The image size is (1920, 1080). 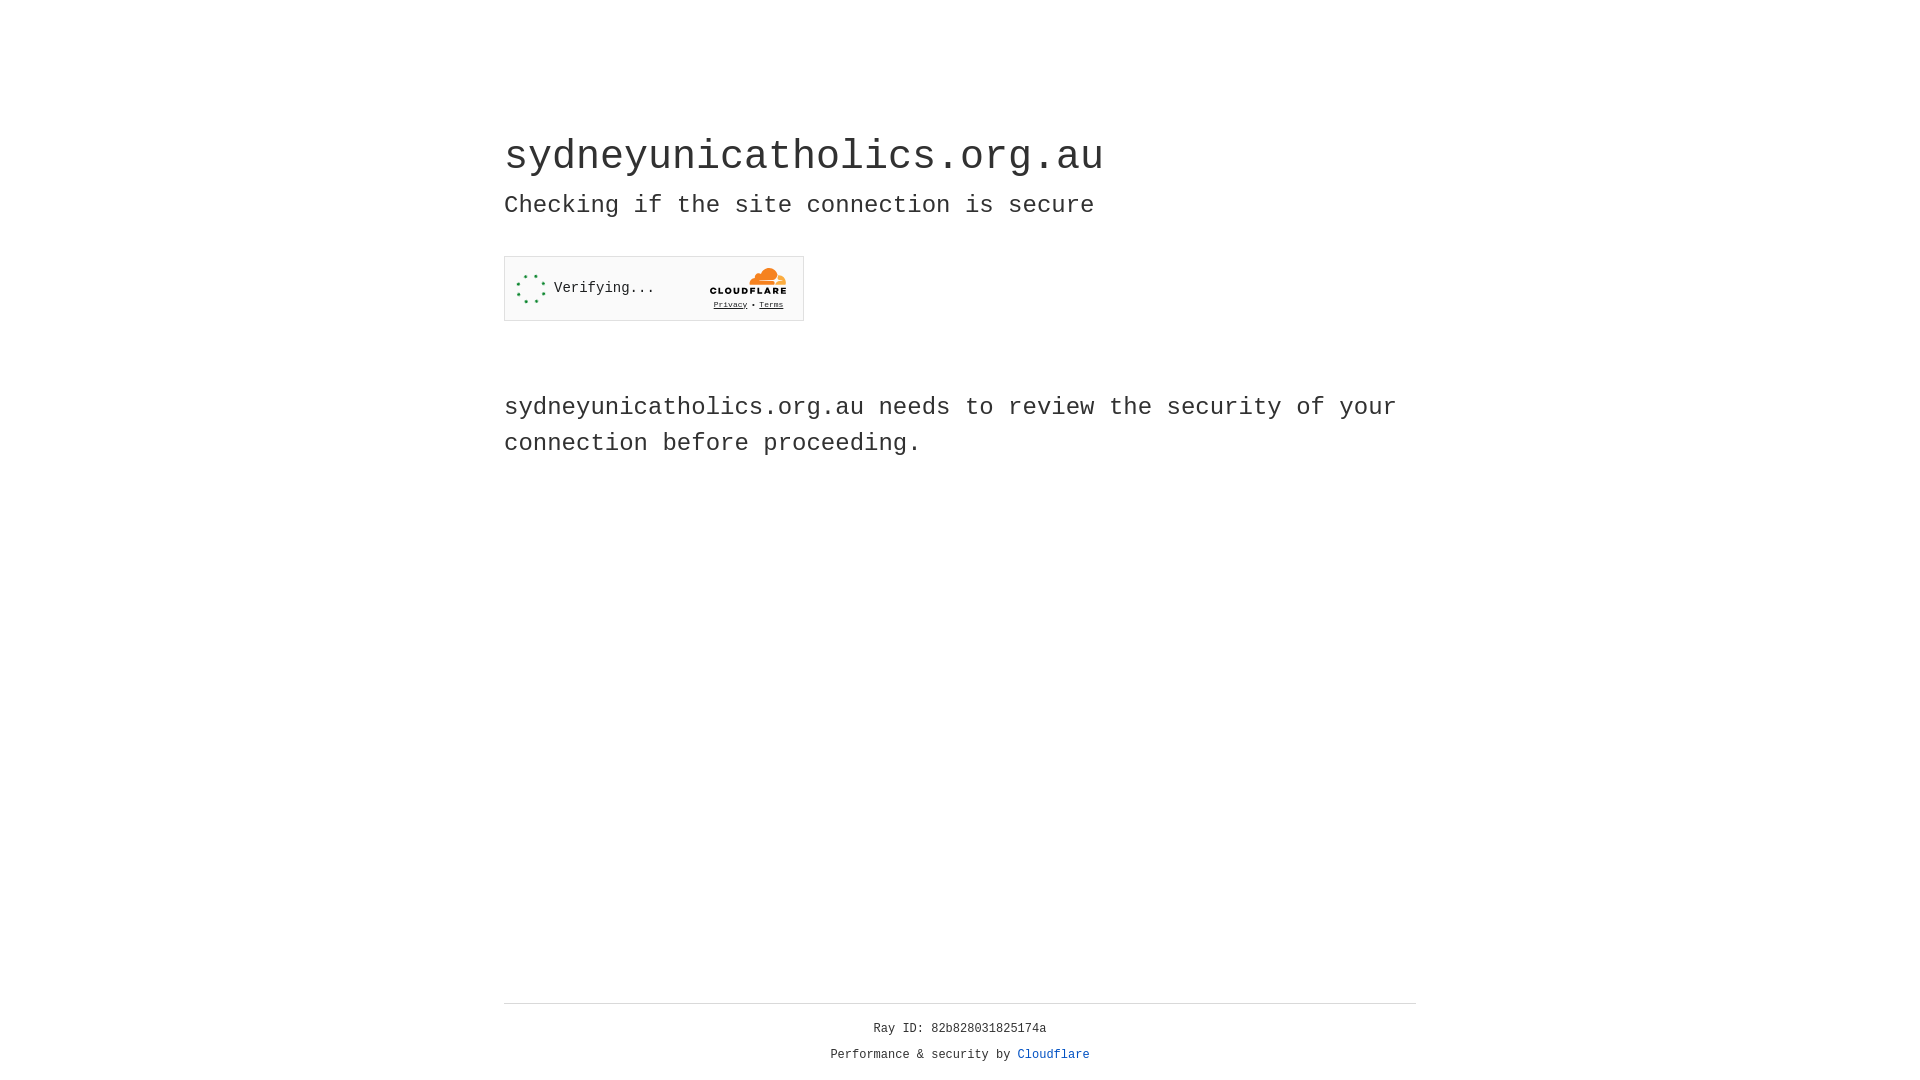 What do you see at coordinates (653, 288) in the screenshot?
I see `'Widget containing a Cloudflare security challenge'` at bounding box center [653, 288].